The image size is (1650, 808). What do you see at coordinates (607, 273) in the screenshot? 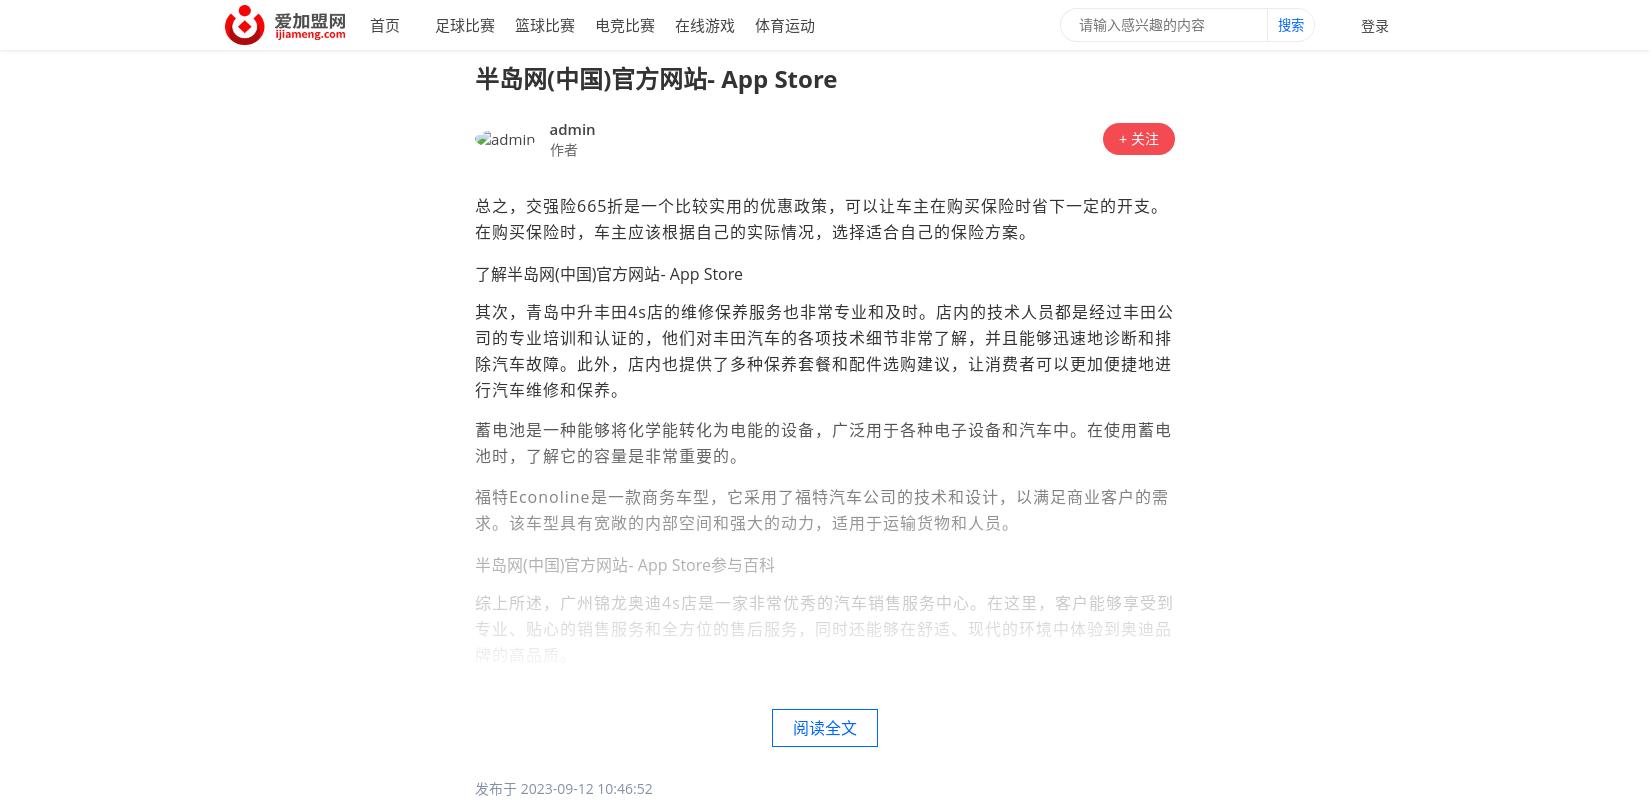
I see `'了解半岛网(中国)官方网站- App Store'` at bounding box center [607, 273].